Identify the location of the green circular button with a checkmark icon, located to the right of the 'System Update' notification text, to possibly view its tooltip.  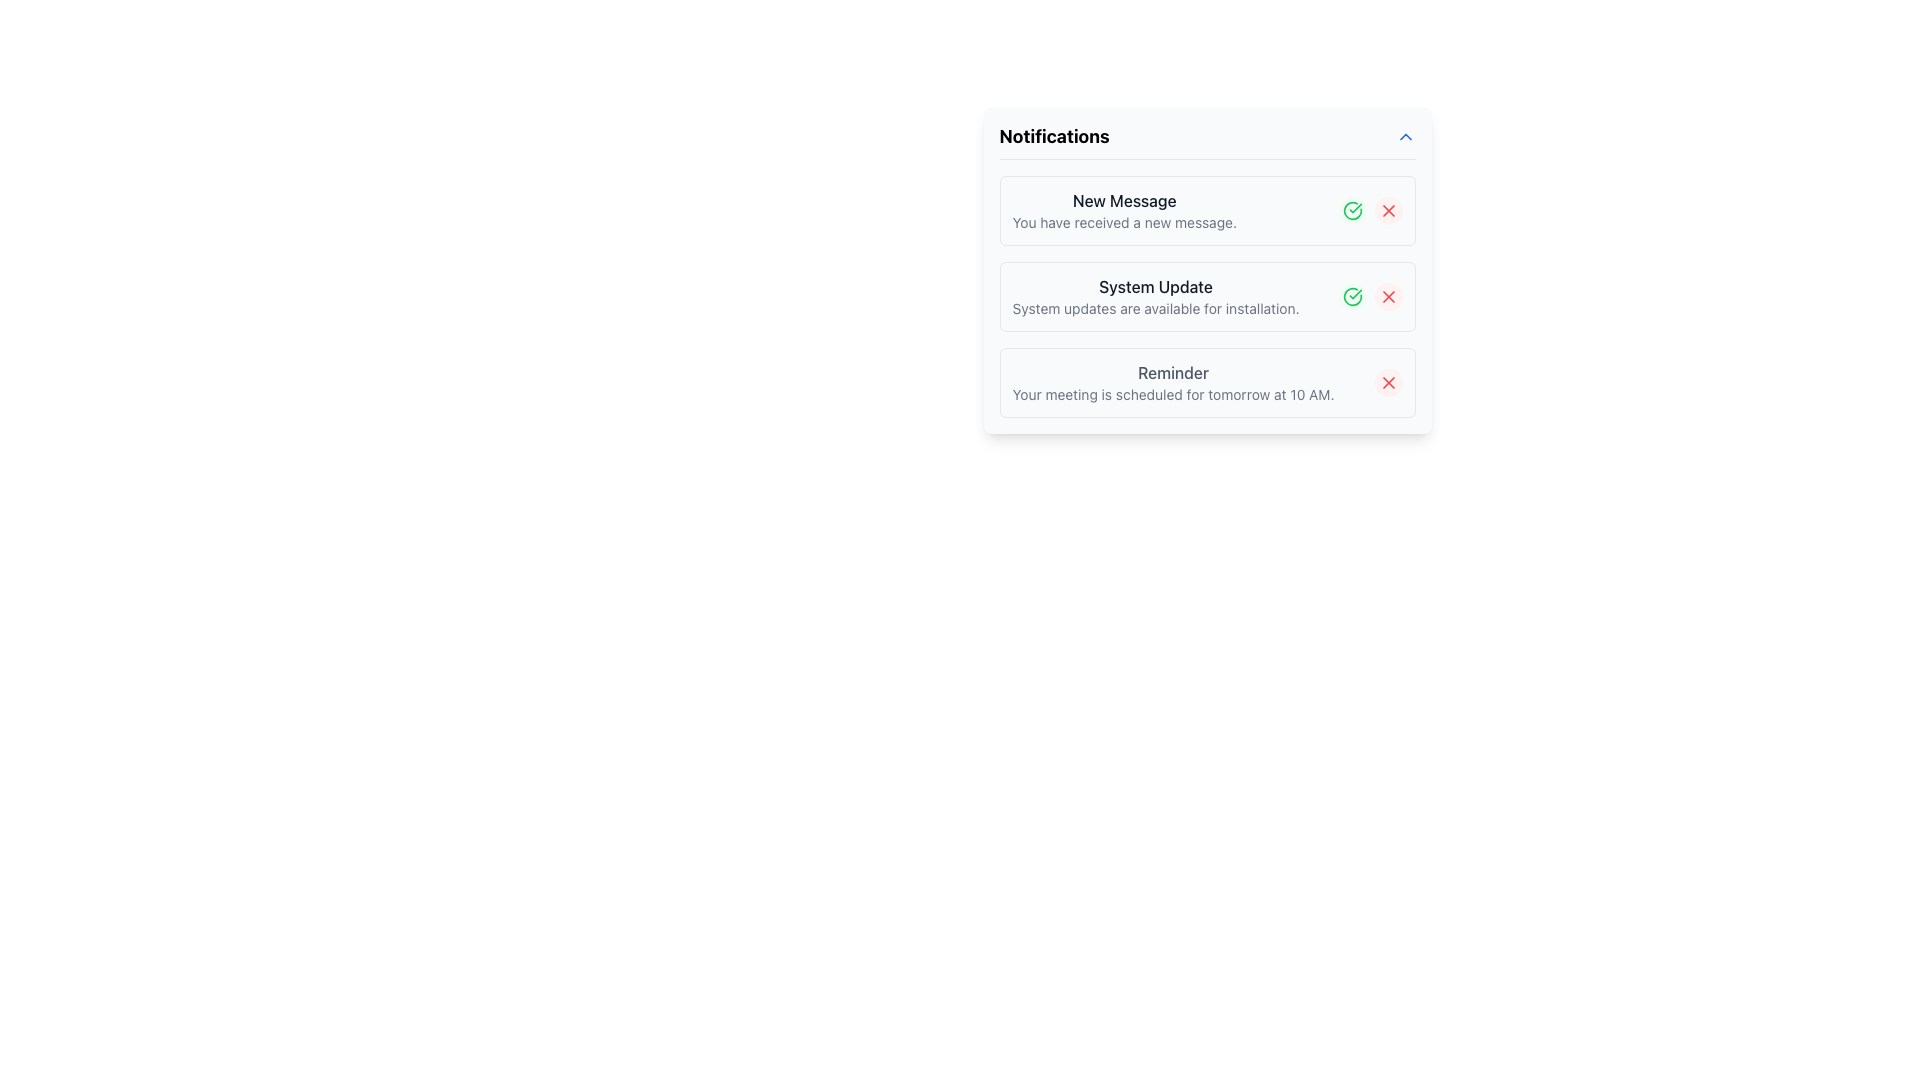
(1352, 297).